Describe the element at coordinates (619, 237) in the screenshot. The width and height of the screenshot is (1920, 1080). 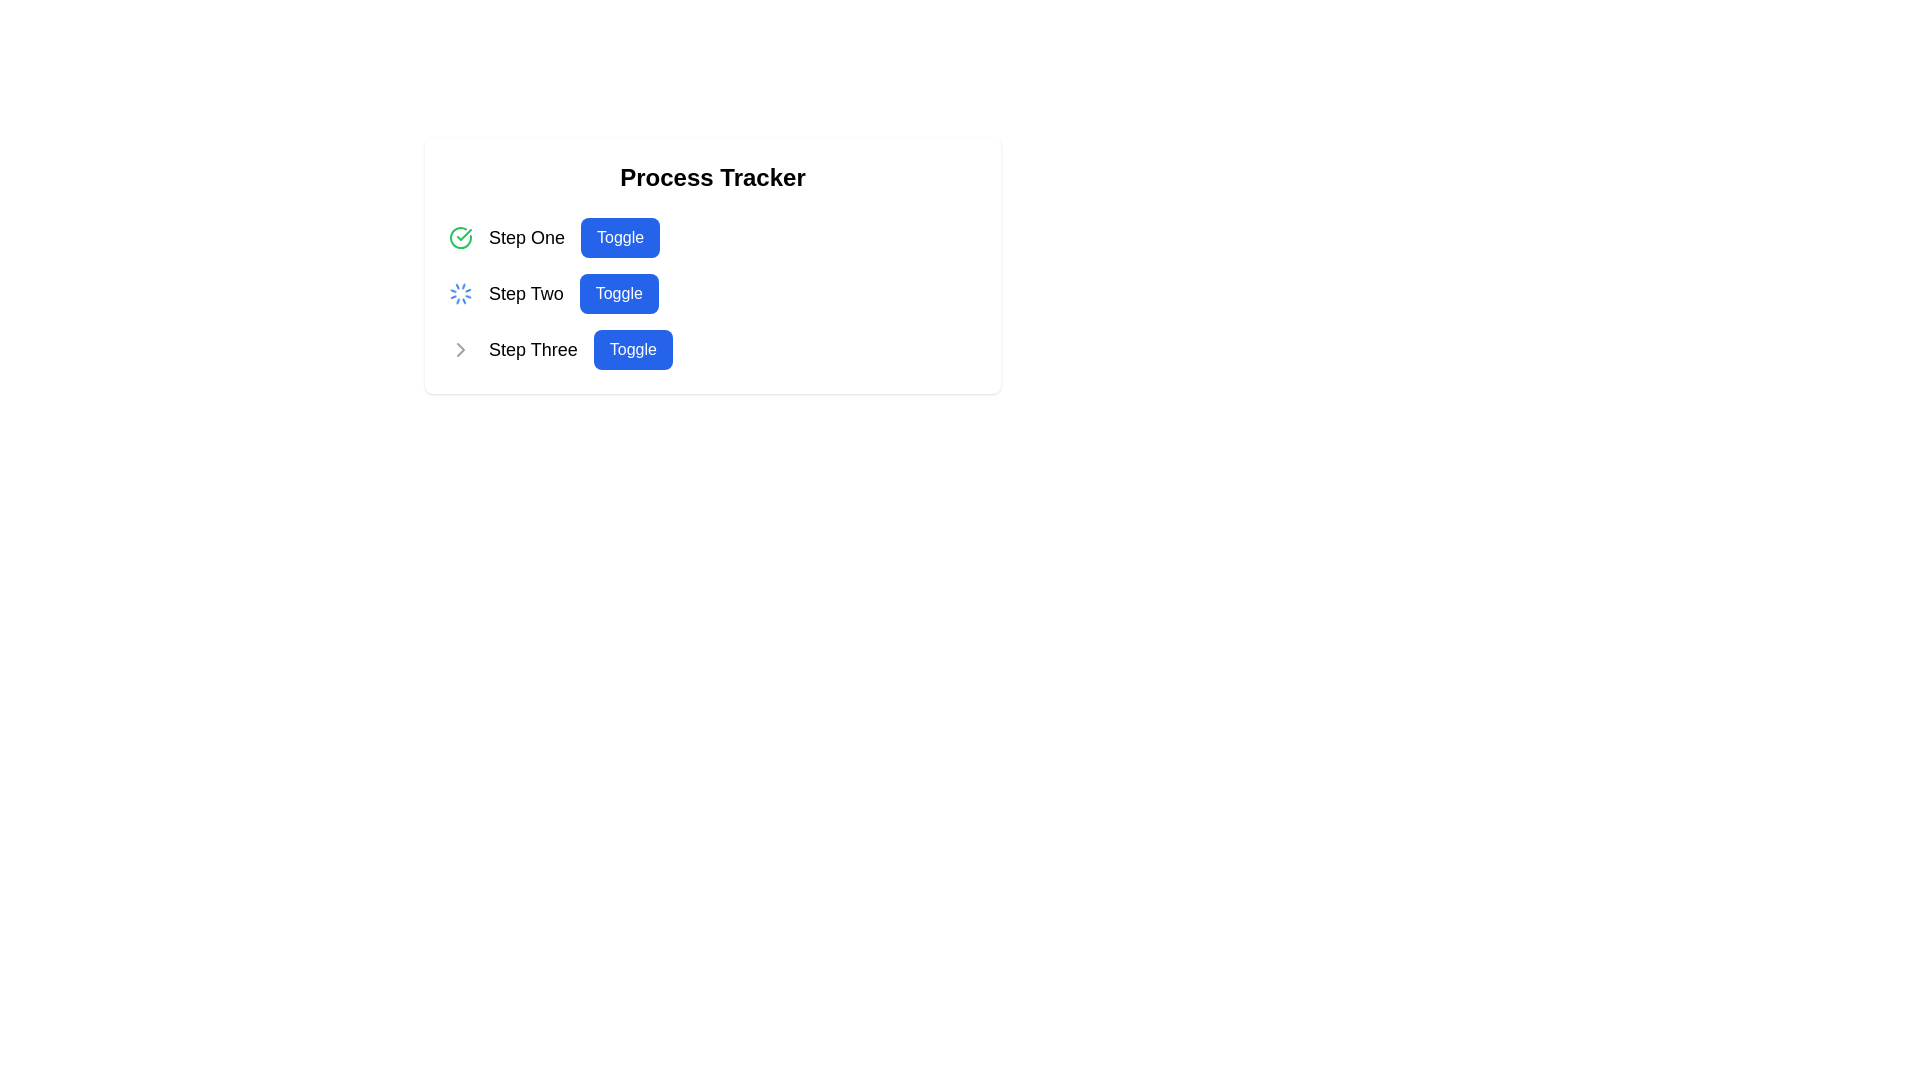
I see `the 'Toggle' button, which is a blue rectangular button with rounded corners, located to the right of the text 'Step One'` at that location.